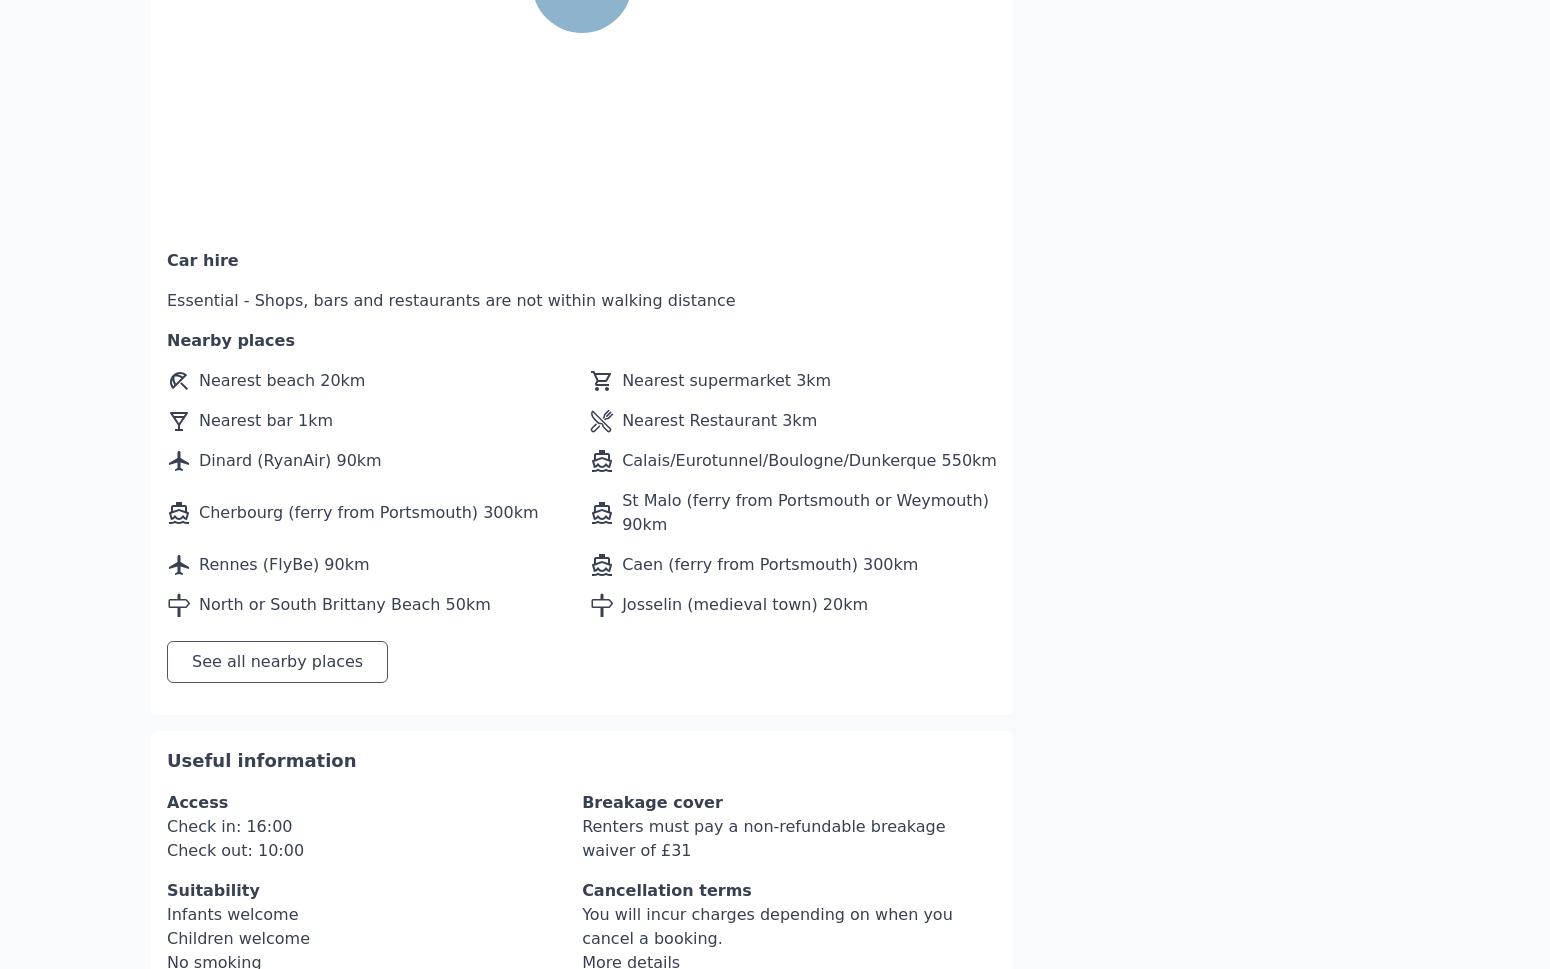 This screenshot has width=1550, height=969. I want to click on 'Nearest beach', so click(259, 319).